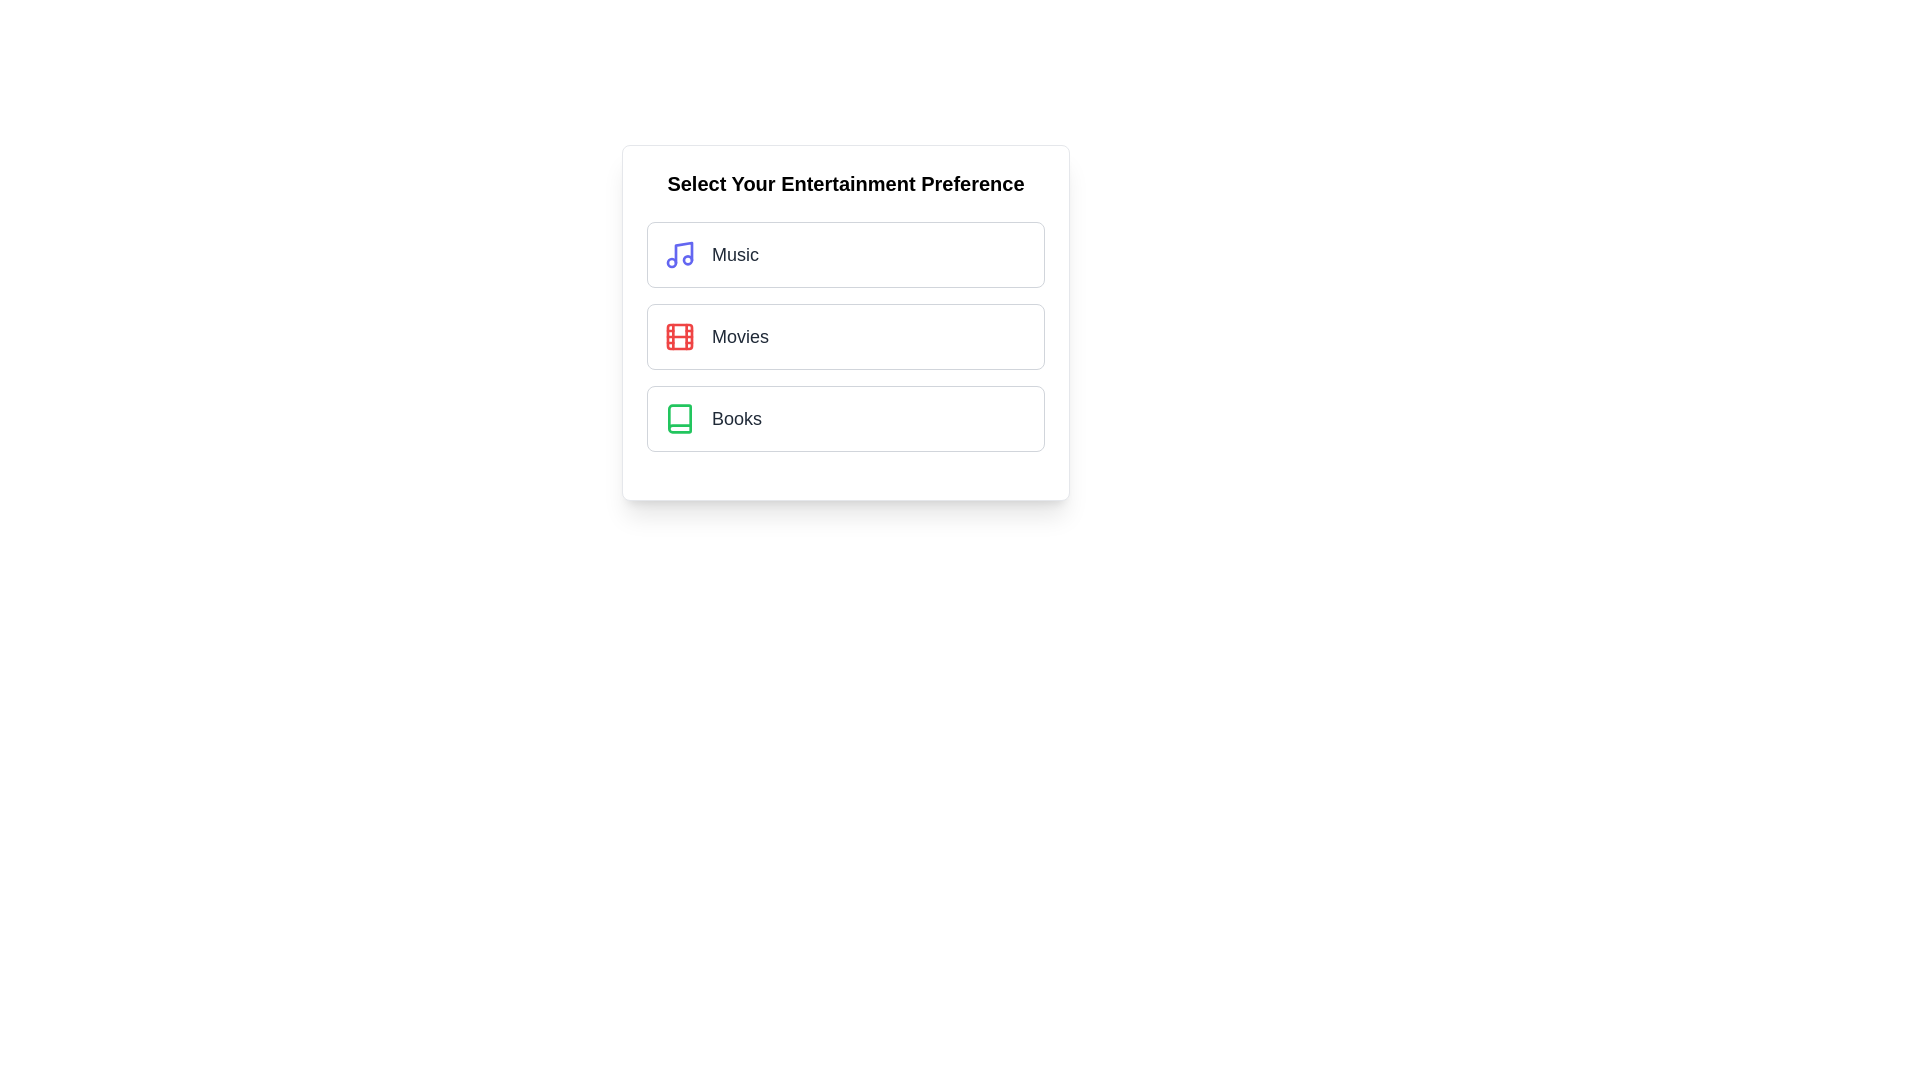  Describe the element at coordinates (845, 335) in the screenshot. I see `the selectable option for the category 'Movies' to trigger the highlight effect` at that location.